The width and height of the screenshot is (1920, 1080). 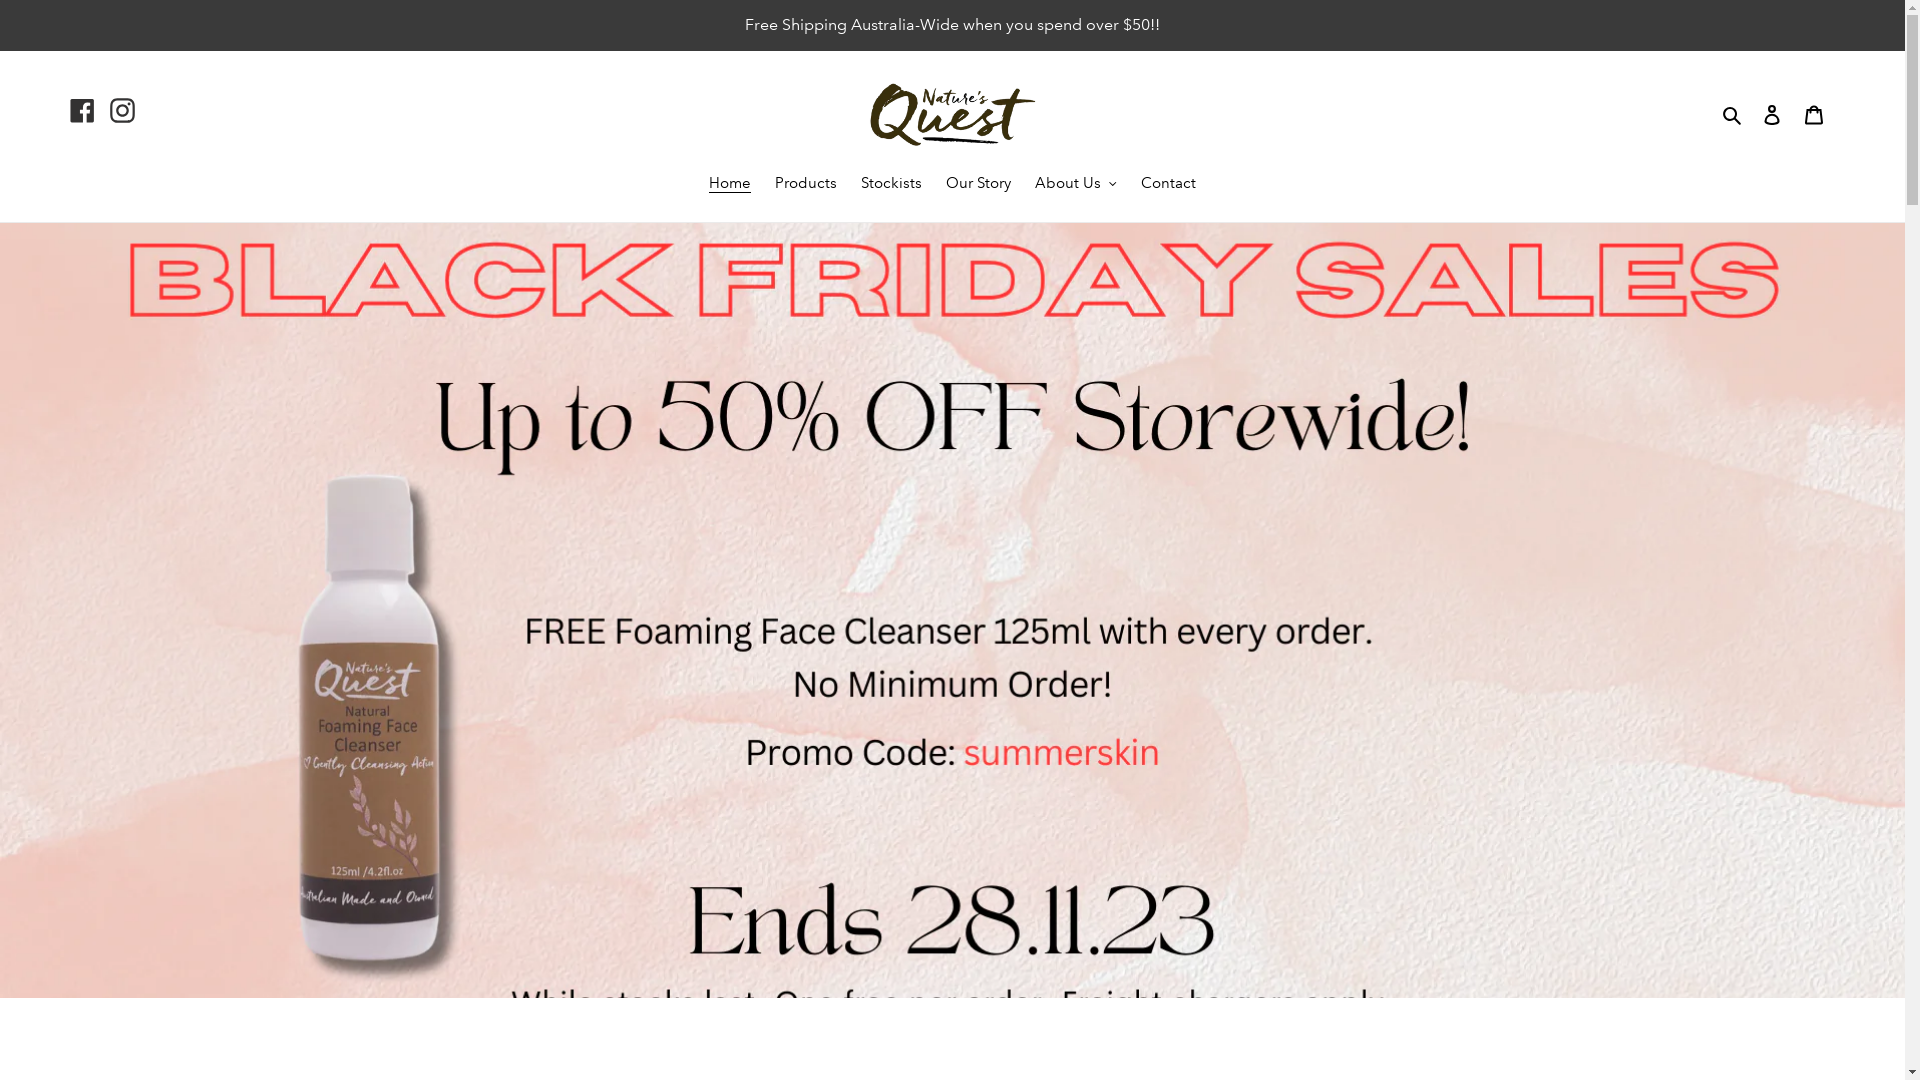 I want to click on 'Cart', so click(x=1814, y=114).